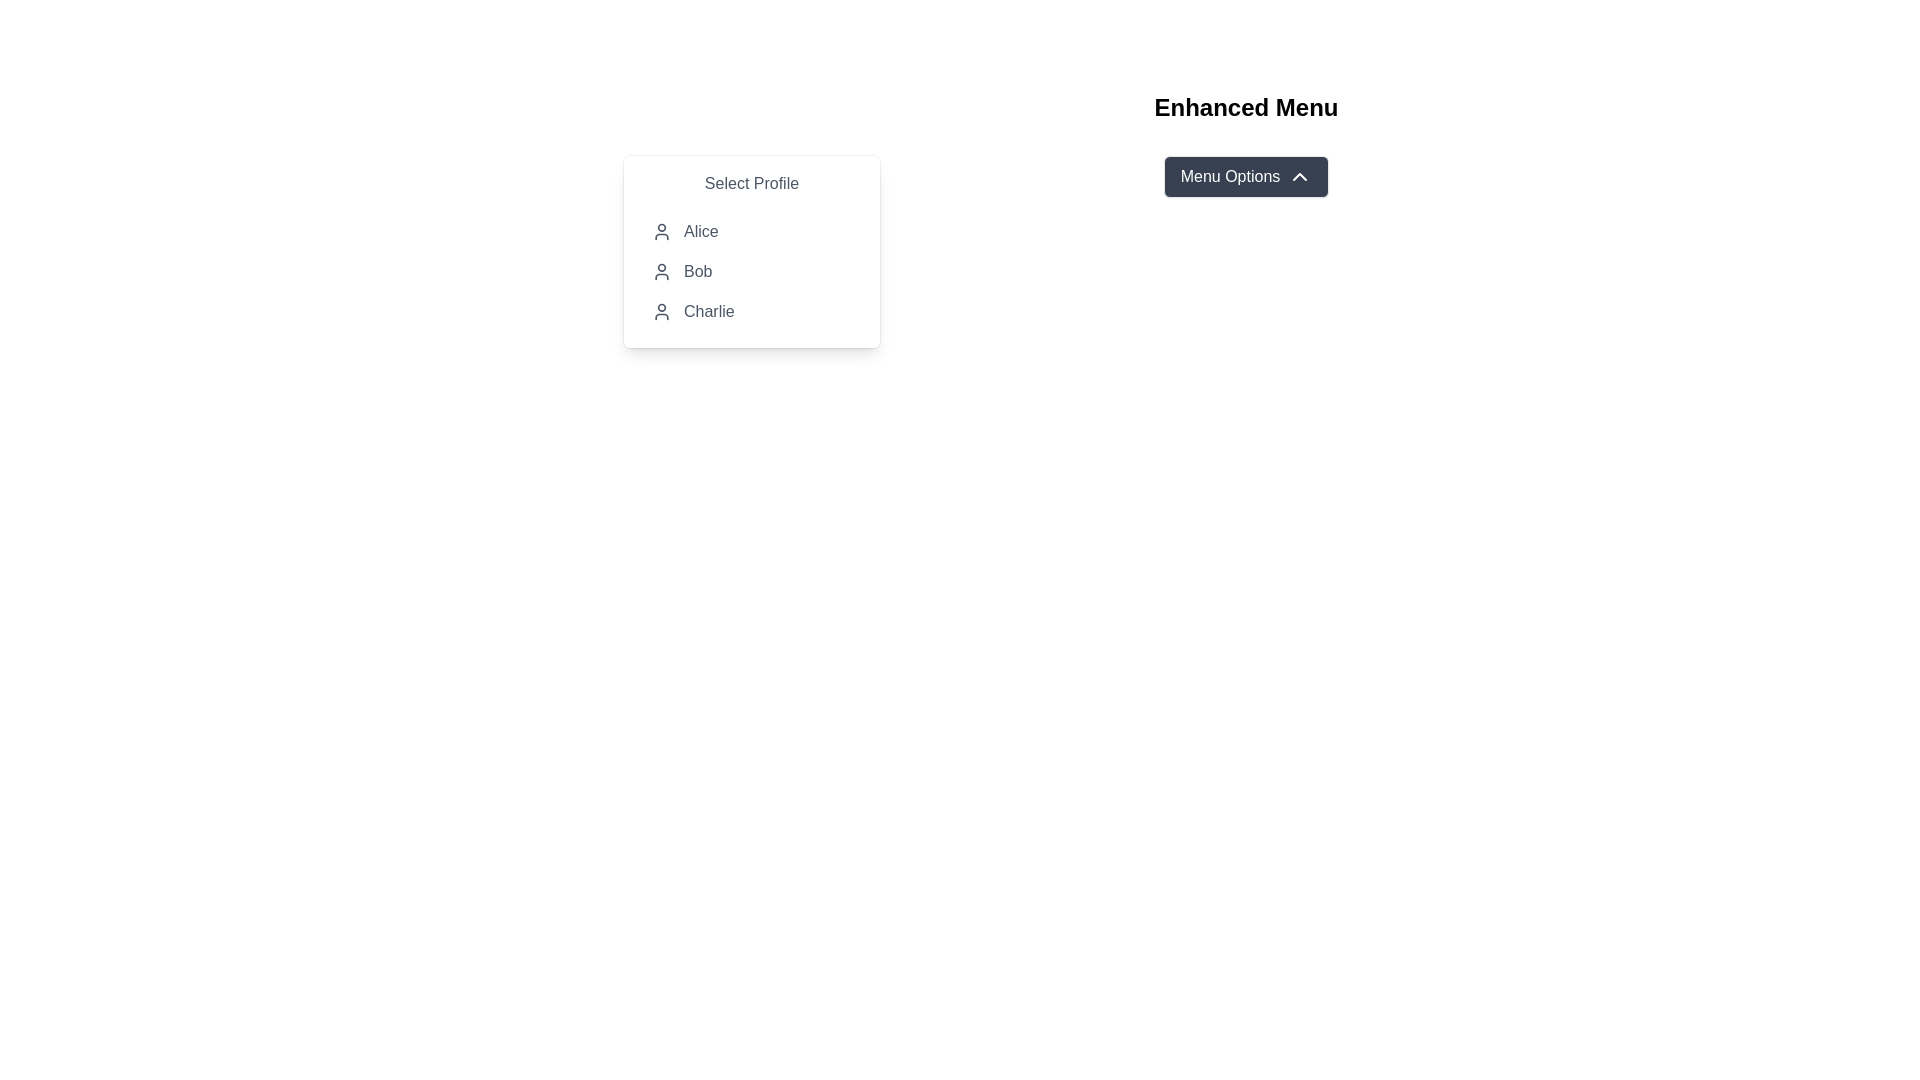  Describe the element at coordinates (691, 312) in the screenshot. I see `the third item in the dropdown menu` at that location.